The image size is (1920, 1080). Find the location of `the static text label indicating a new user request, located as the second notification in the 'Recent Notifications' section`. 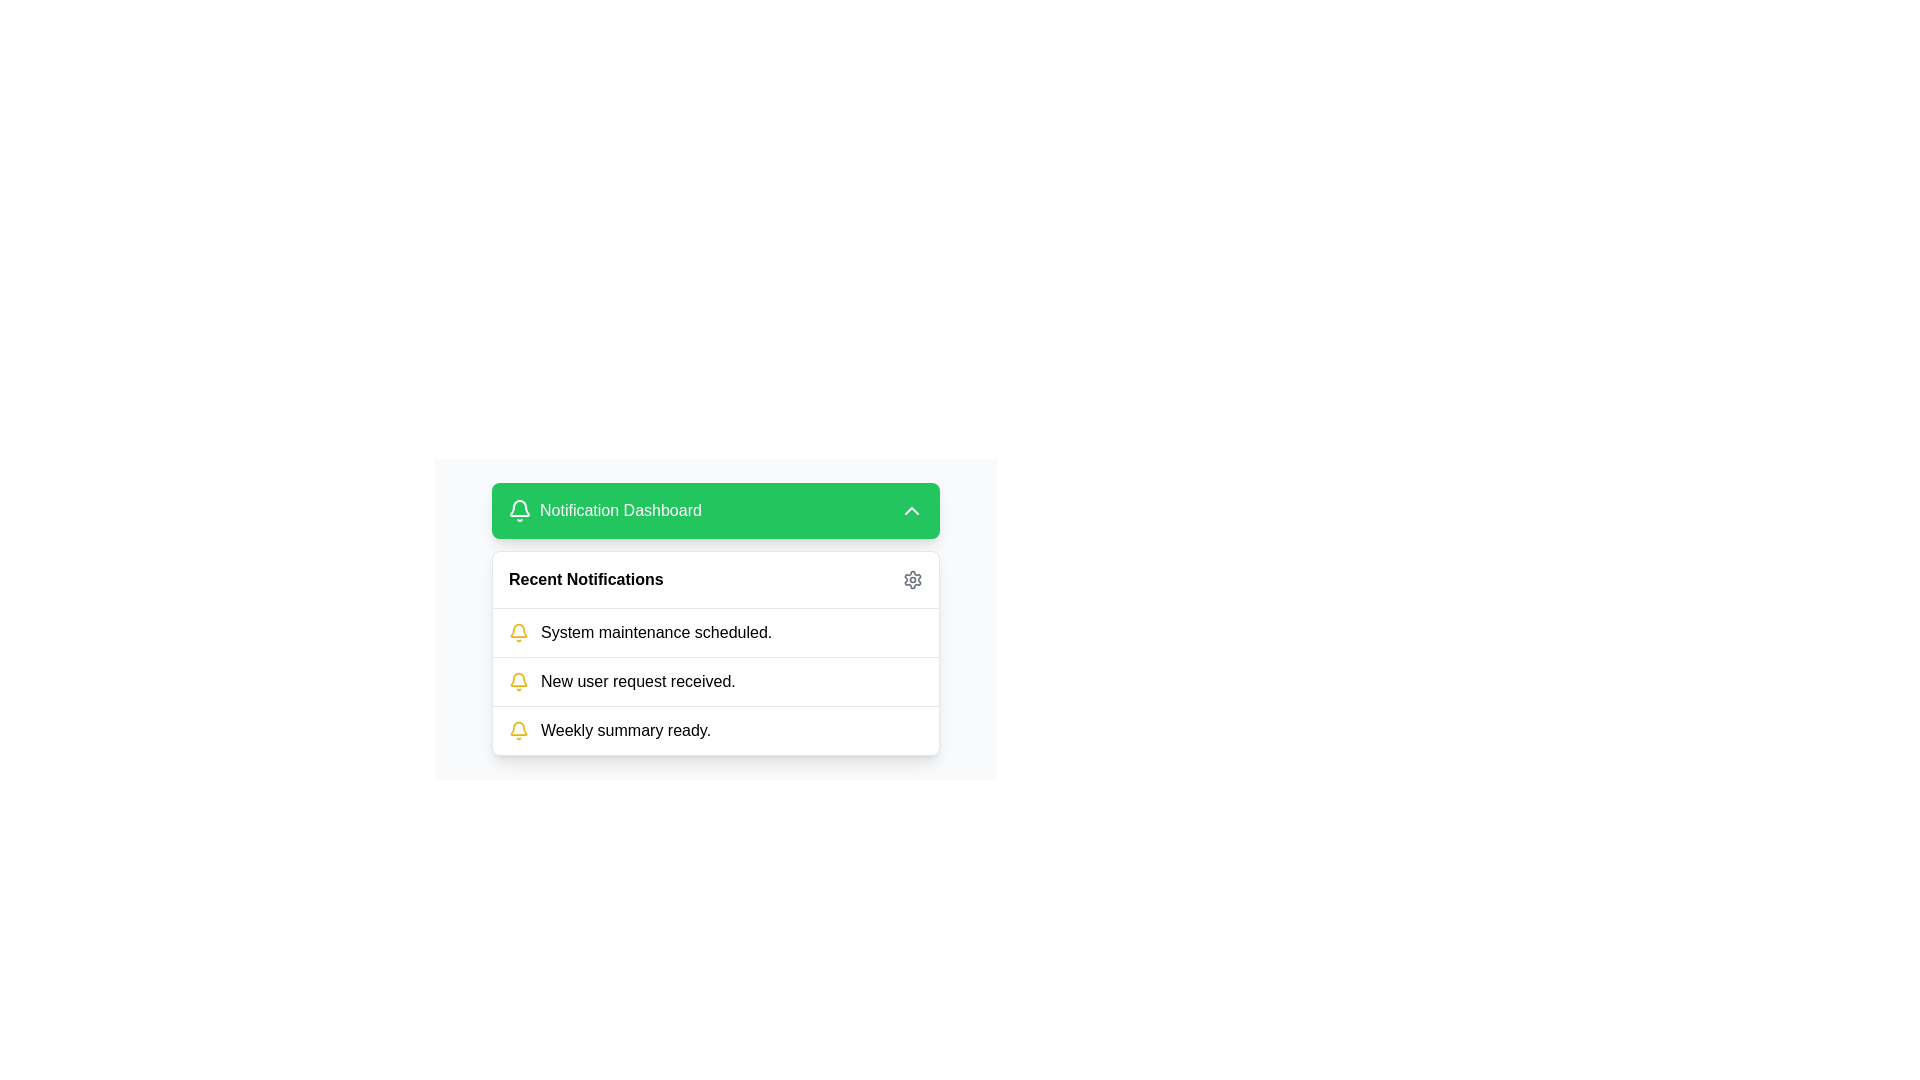

the static text label indicating a new user request, located as the second notification in the 'Recent Notifications' section is located at coordinates (637, 681).